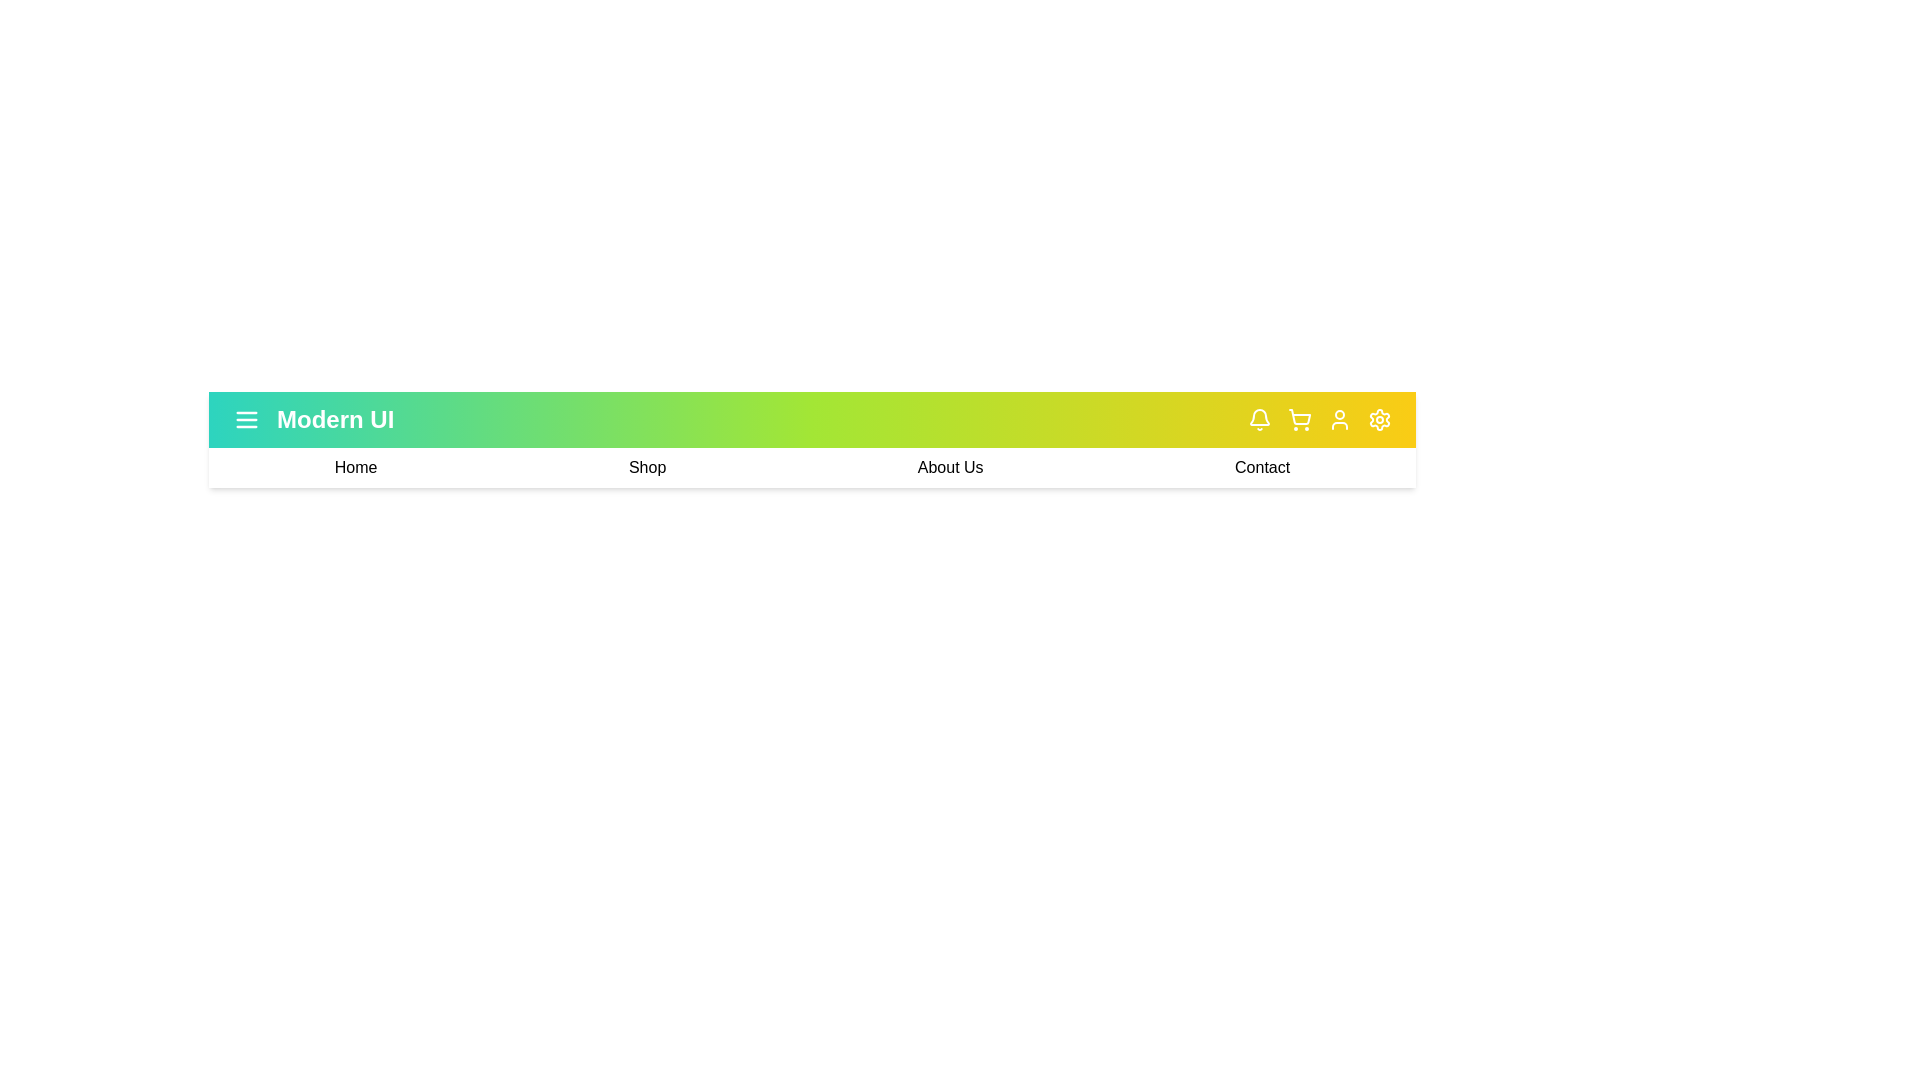  I want to click on the shopping cart icon, so click(1300, 419).